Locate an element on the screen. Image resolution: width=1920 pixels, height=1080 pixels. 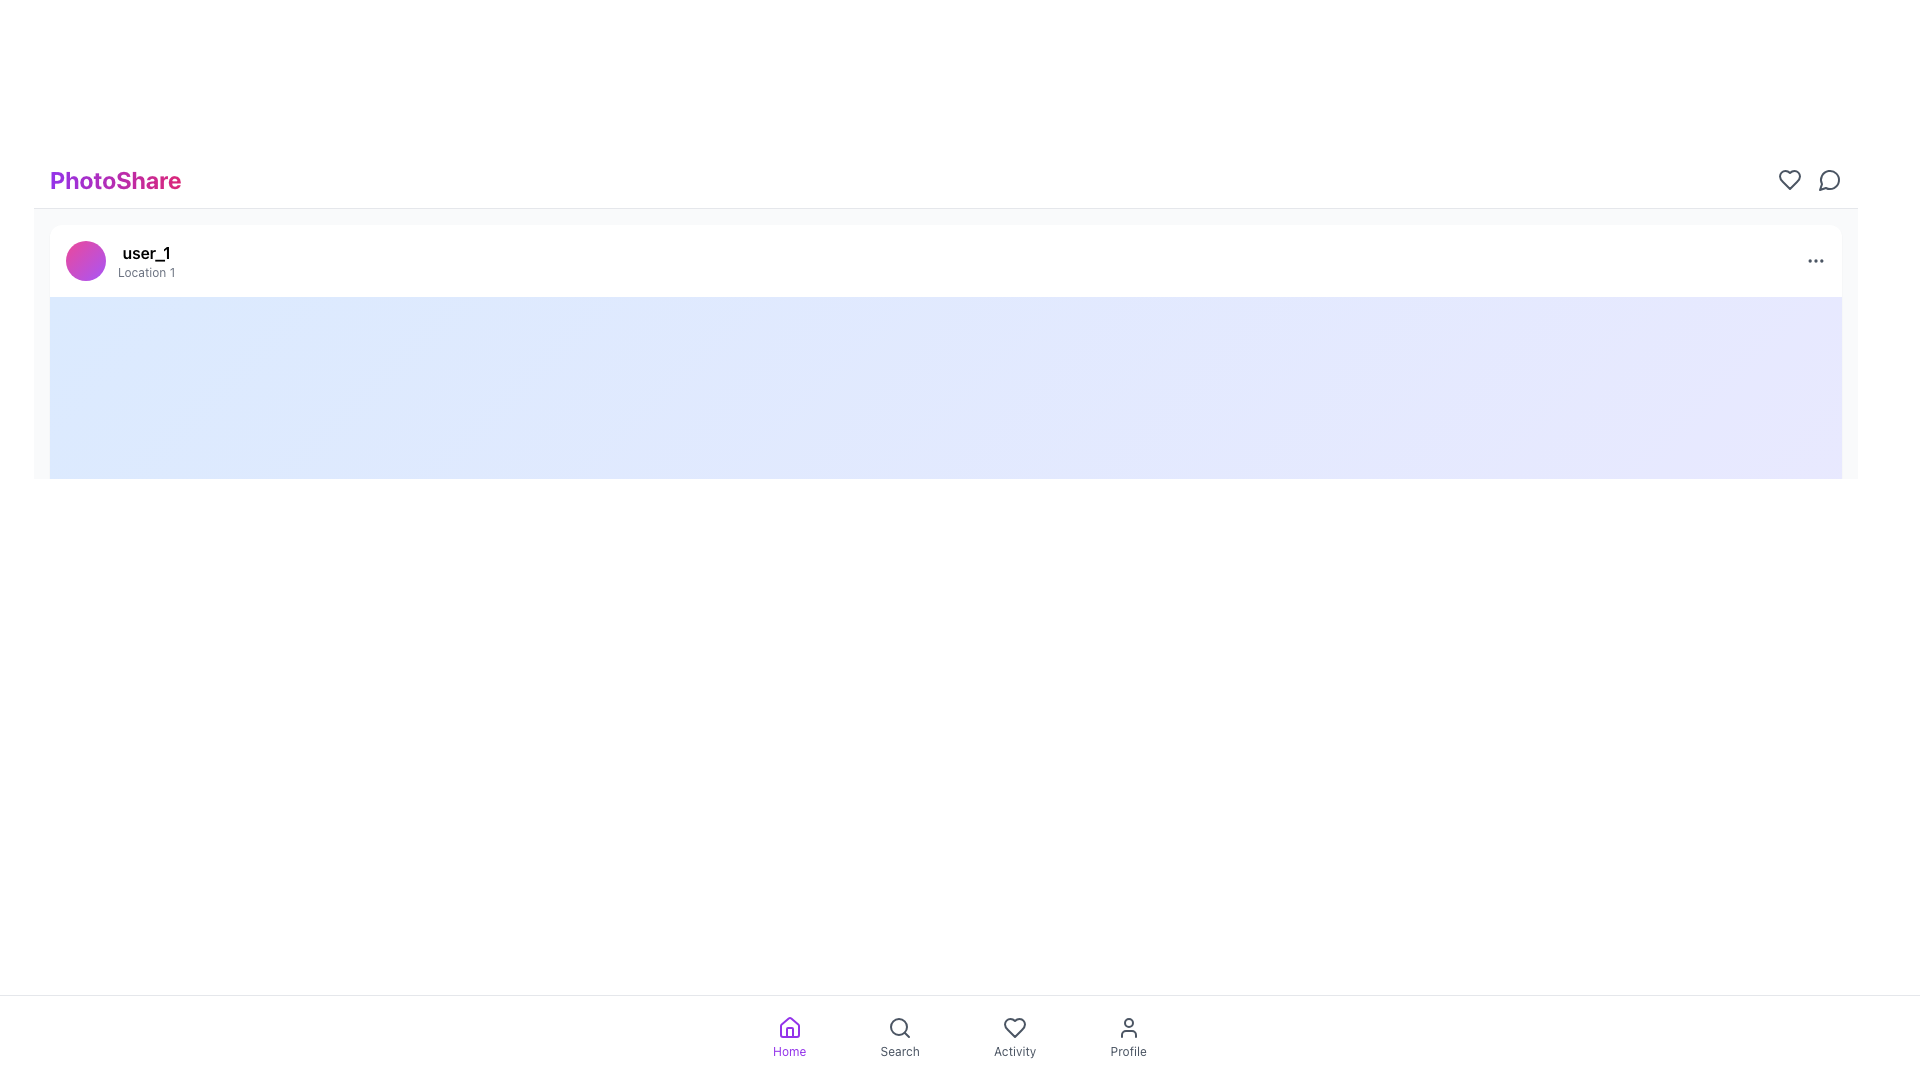
the user profile icon located at the bottom-right corner of the navigation bar is located at coordinates (1128, 1028).